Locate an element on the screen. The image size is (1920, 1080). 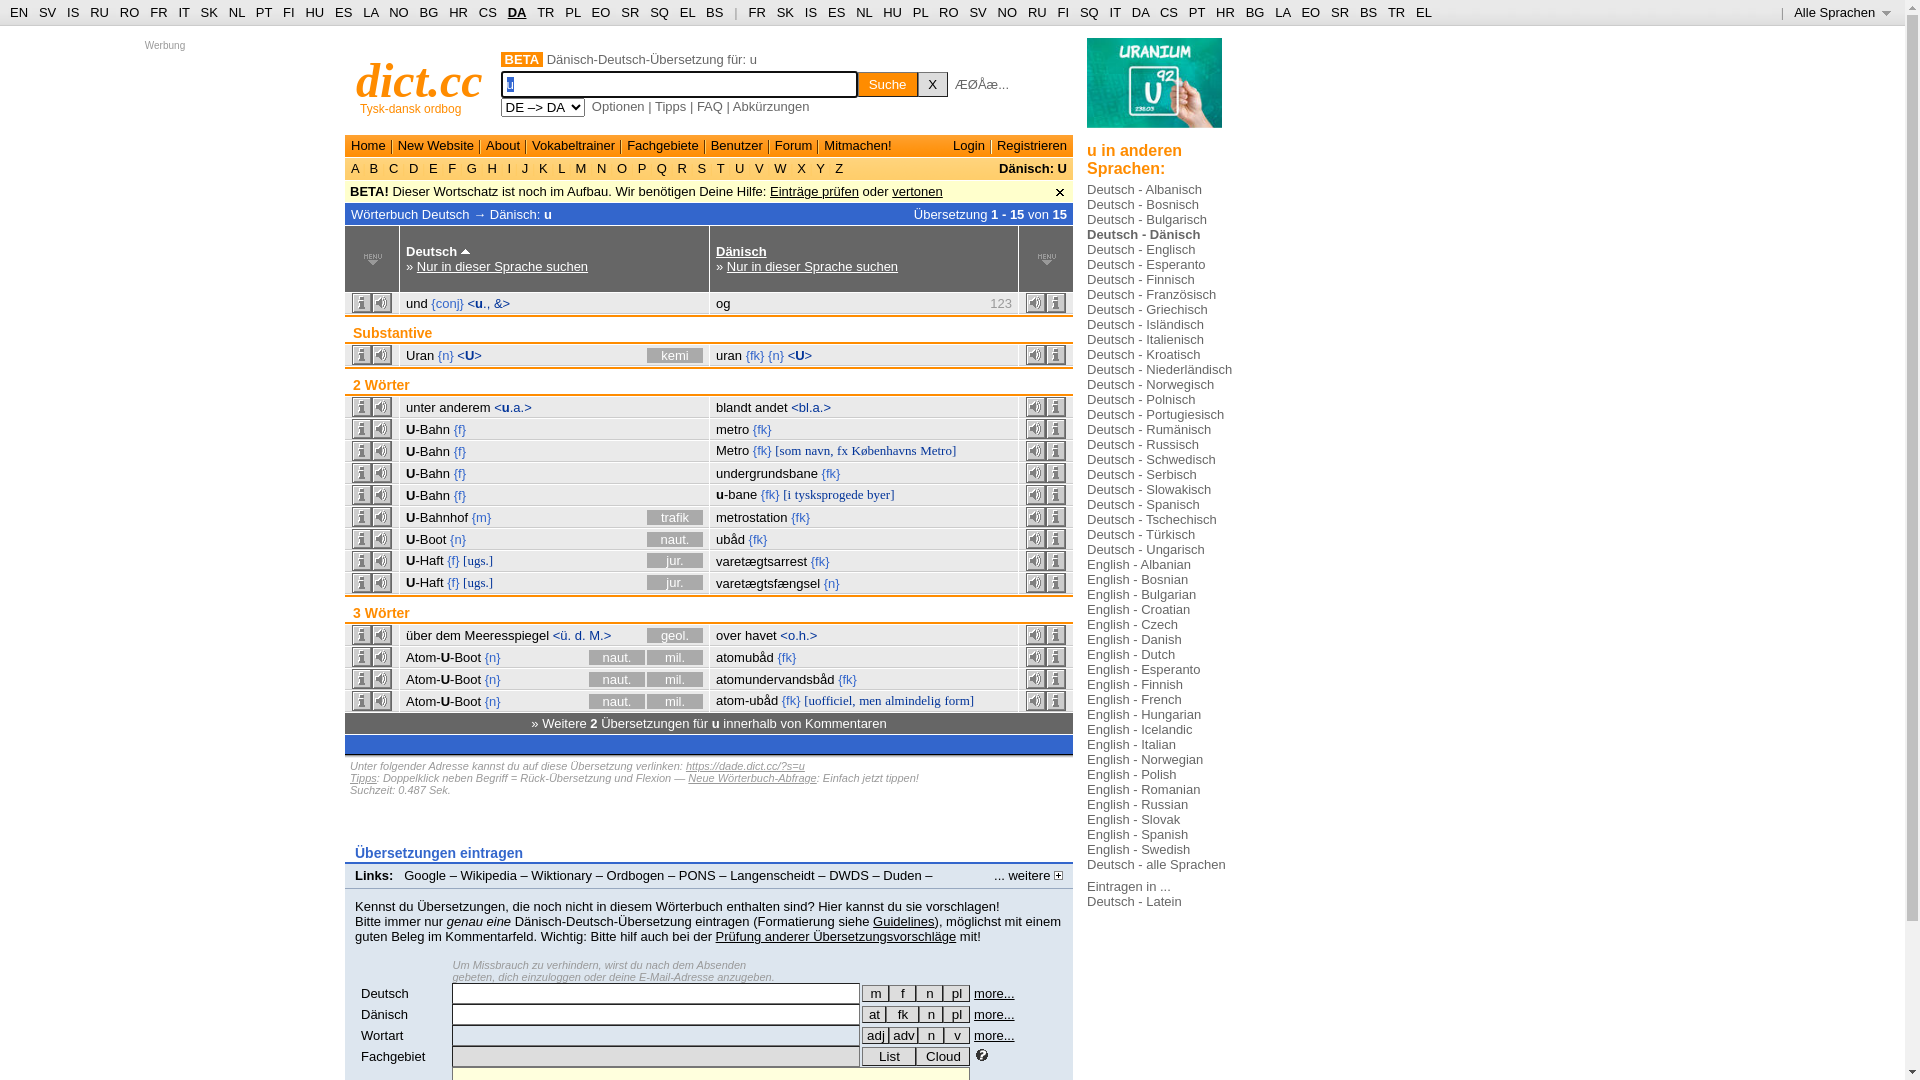
'English - Italian' is located at coordinates (1131, 744).